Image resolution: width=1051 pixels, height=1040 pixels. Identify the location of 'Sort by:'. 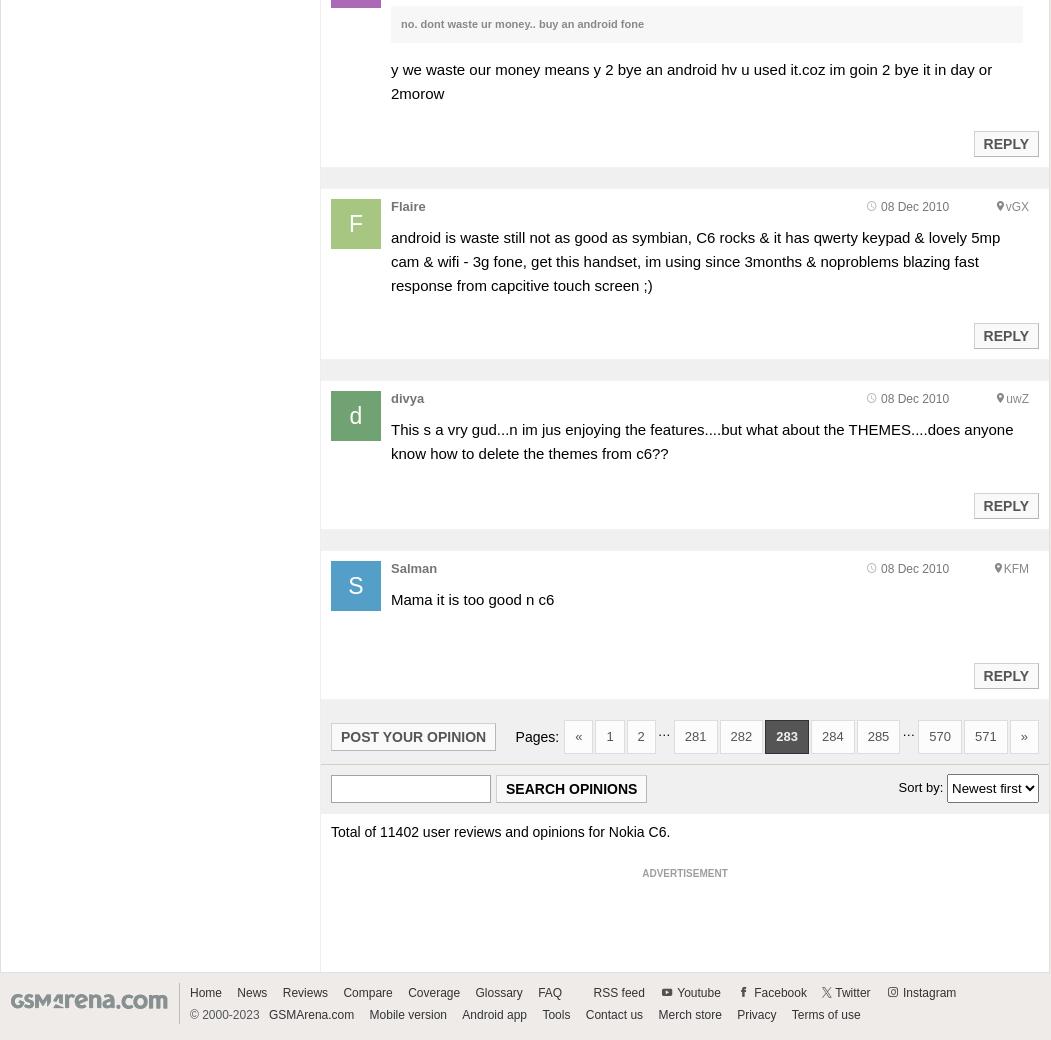
(897, 786).